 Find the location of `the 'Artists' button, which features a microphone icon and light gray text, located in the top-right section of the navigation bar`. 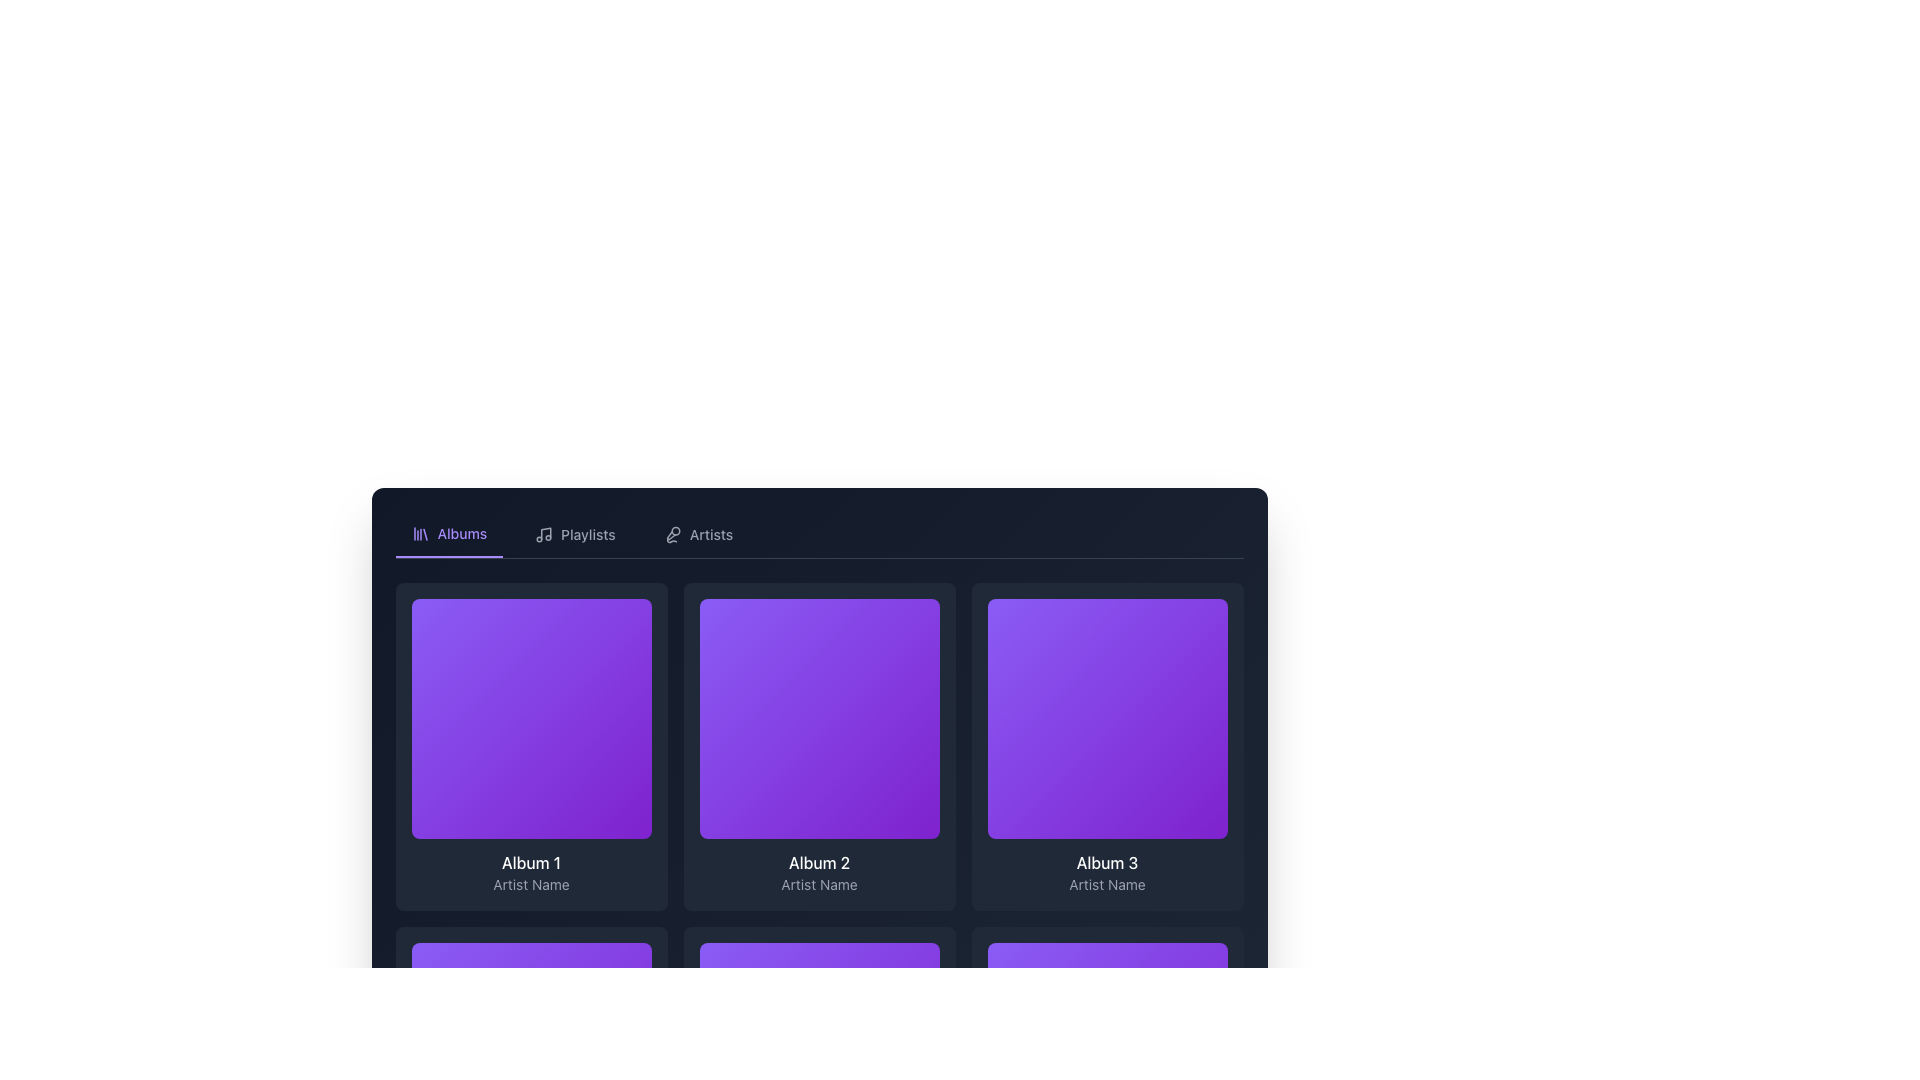

the 'Artists' button, which features a microphone icon and light gray text, located in the top-right section of the navigation bar is located at coordinates (698, 534).